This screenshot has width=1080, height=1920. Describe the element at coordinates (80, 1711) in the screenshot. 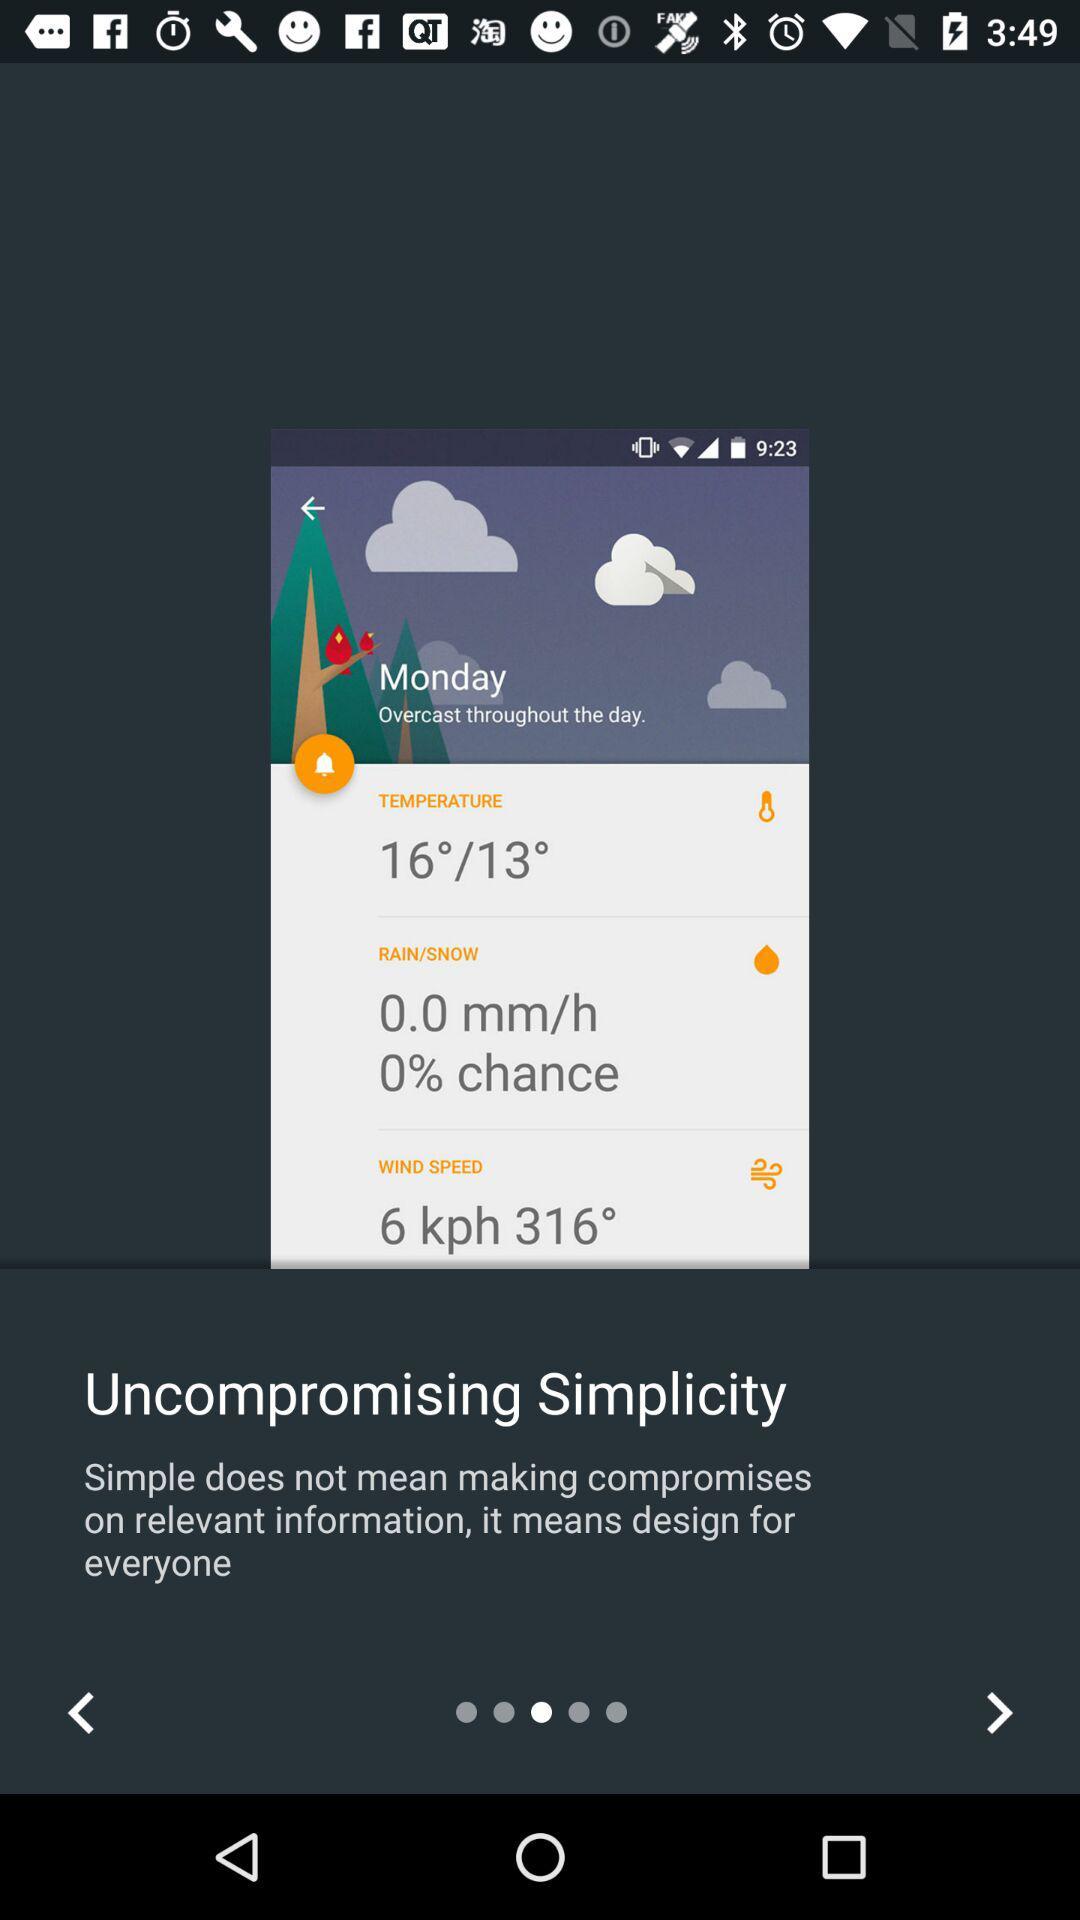

I see `icon at the bottom left corner` at that location.